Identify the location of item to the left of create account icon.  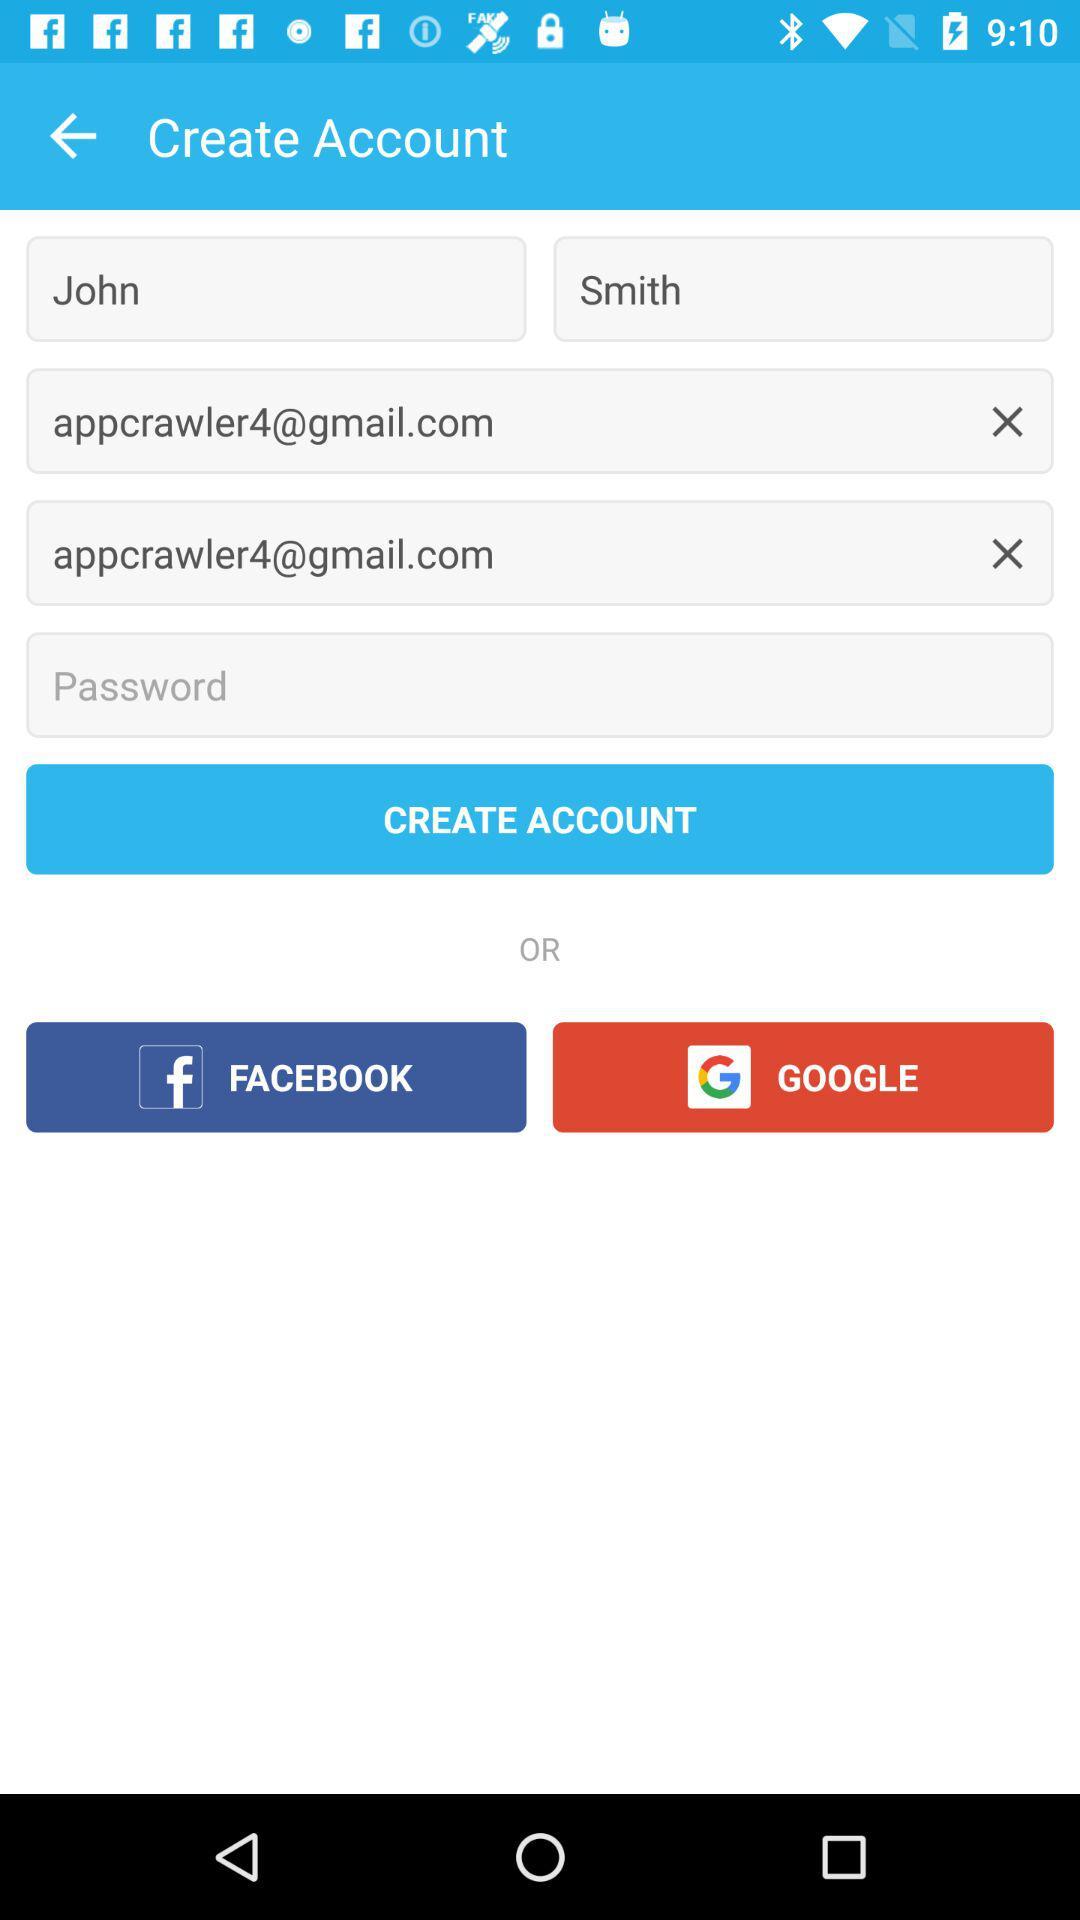
(72, 135).